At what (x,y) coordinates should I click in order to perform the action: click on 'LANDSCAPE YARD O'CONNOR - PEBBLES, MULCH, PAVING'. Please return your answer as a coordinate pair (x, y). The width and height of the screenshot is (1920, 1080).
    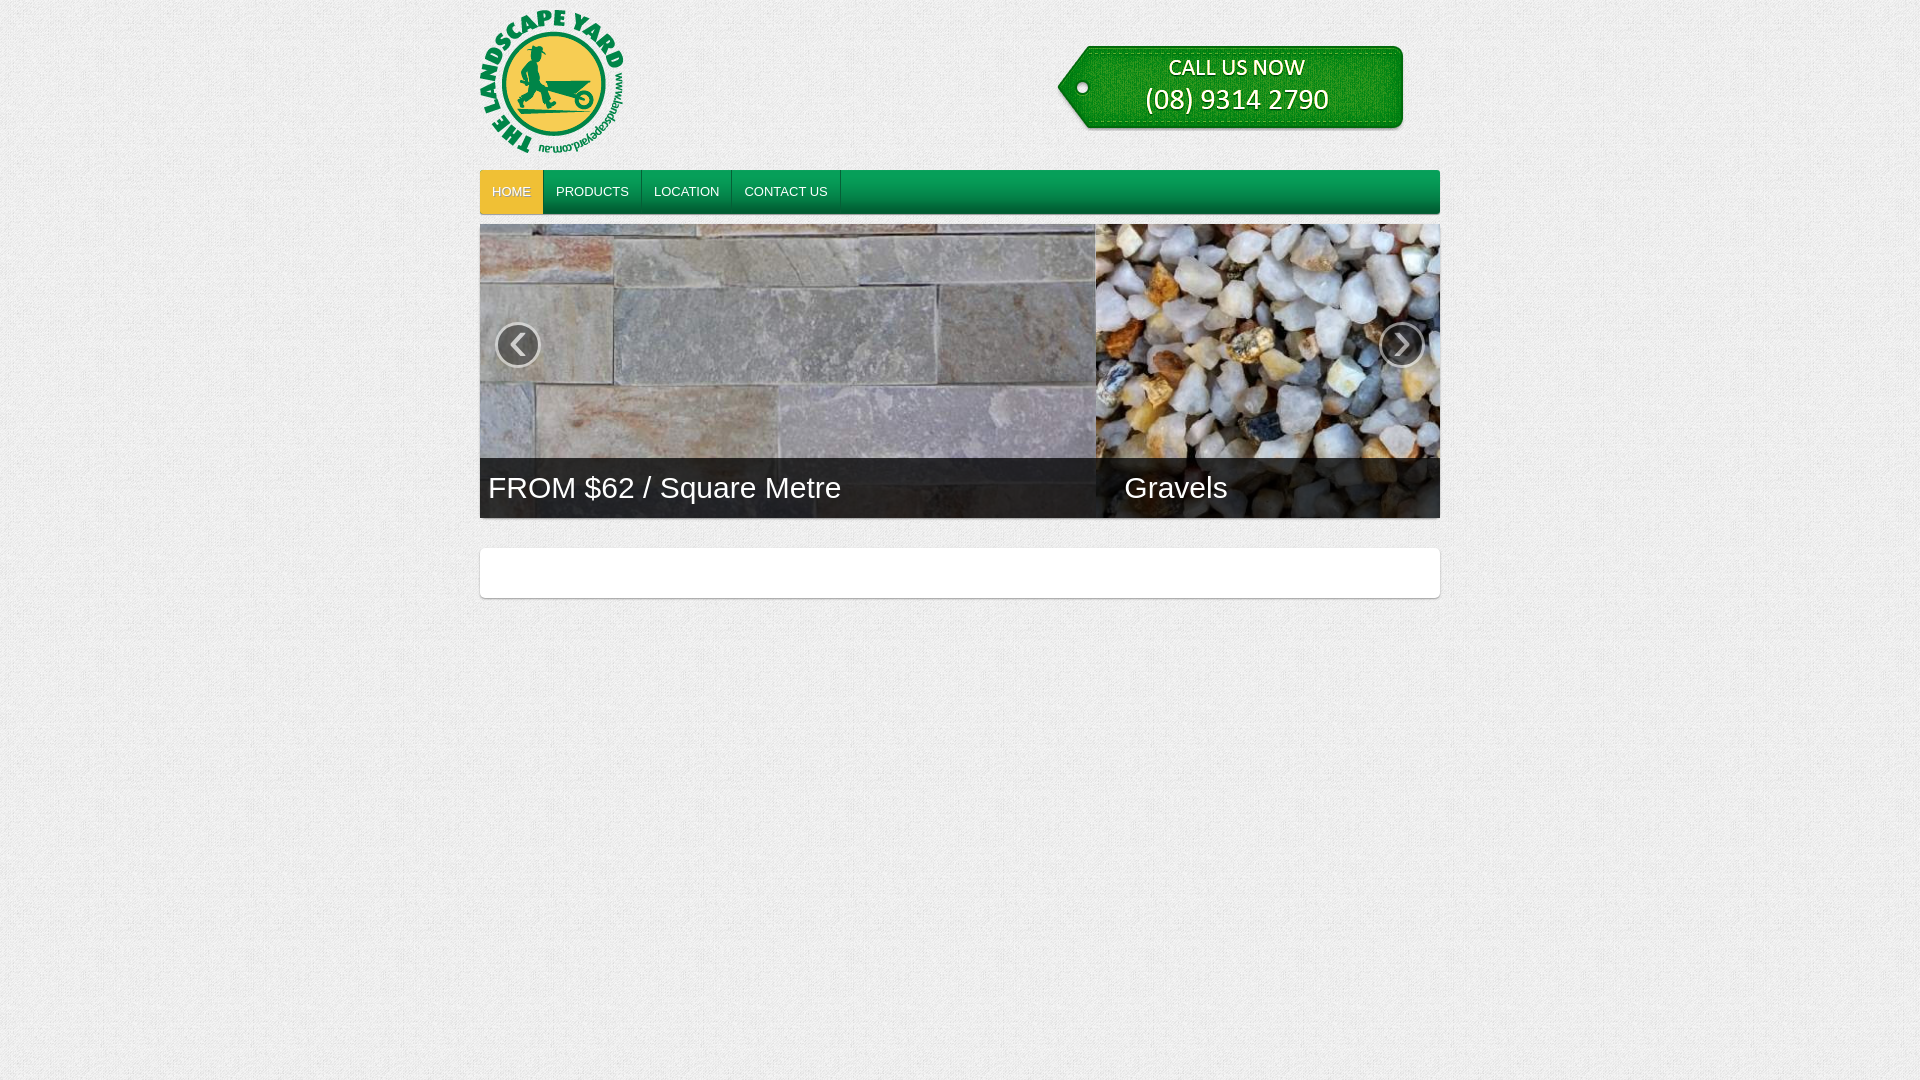
    Looking at the image, I should click on (654, 83).